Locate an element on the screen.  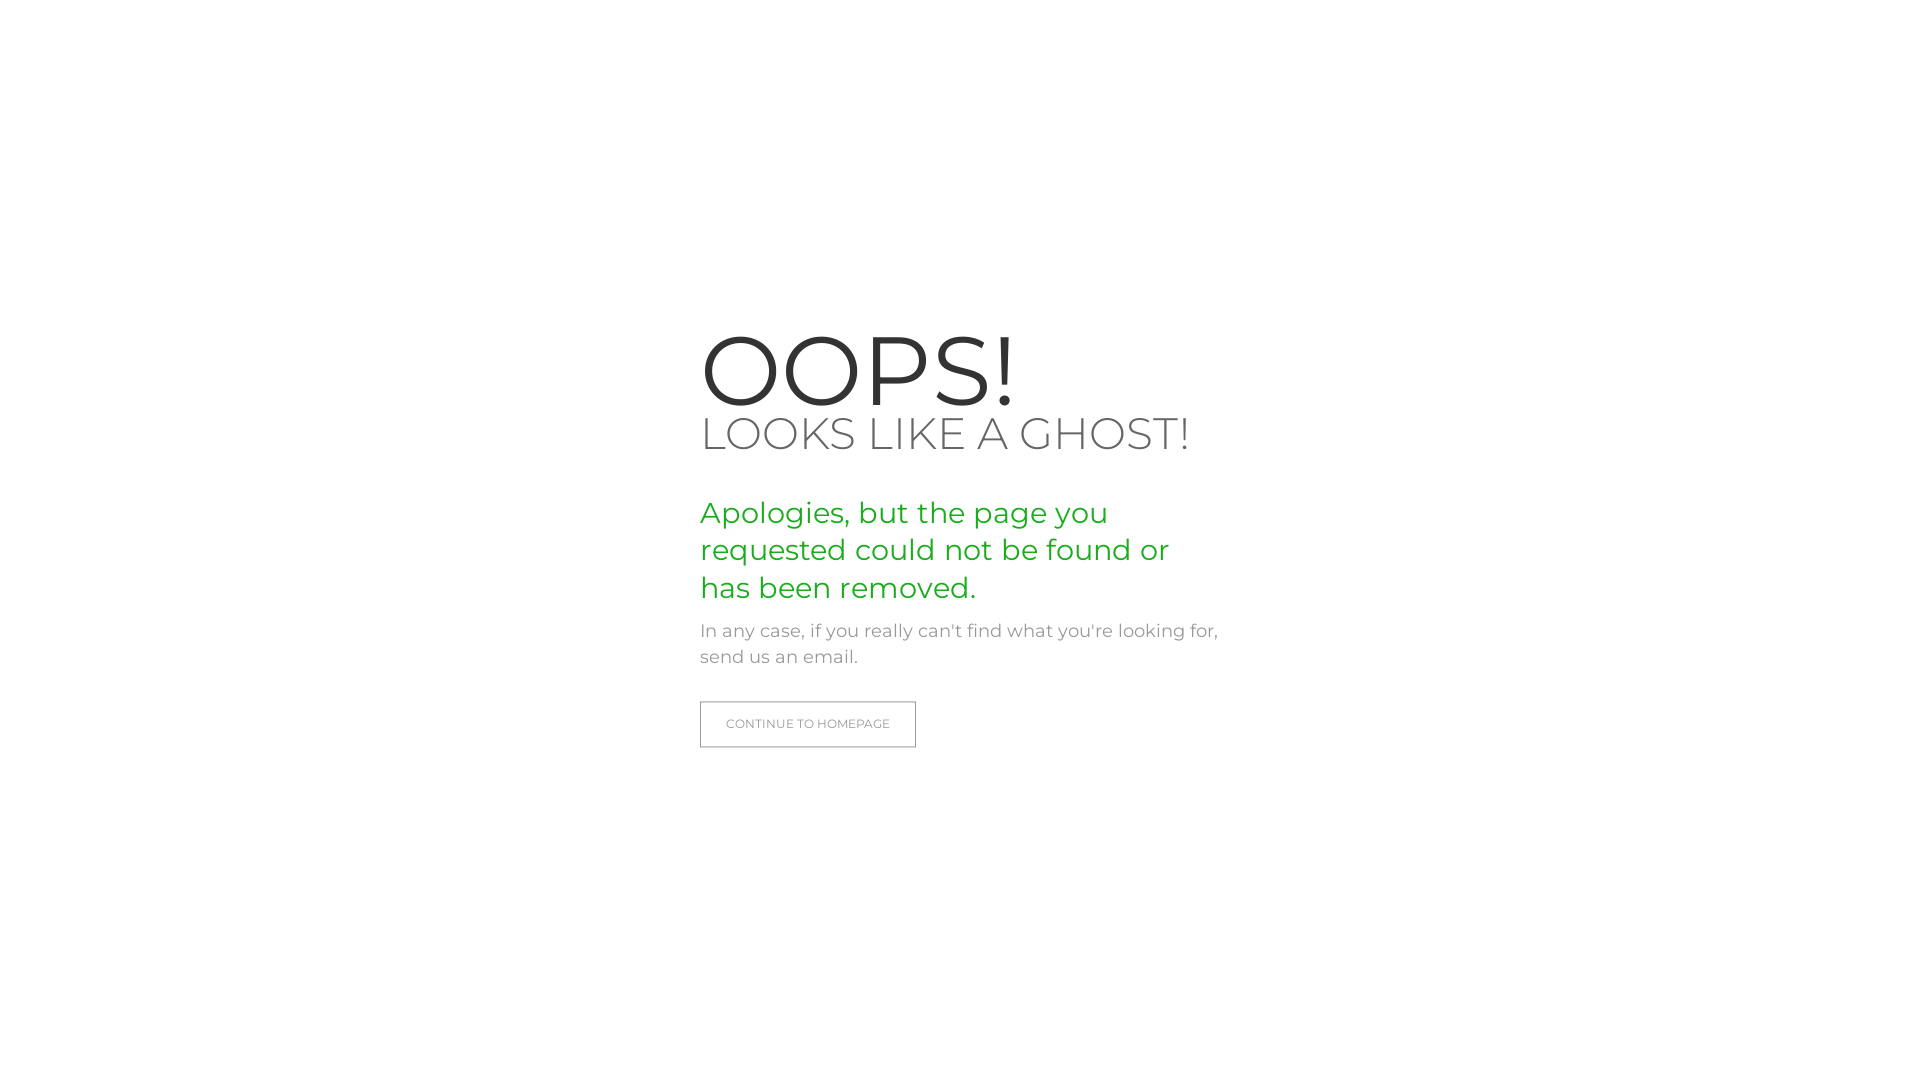
'CONTINUE TO HOMEPAGE' is located at coordinates (807, 725).